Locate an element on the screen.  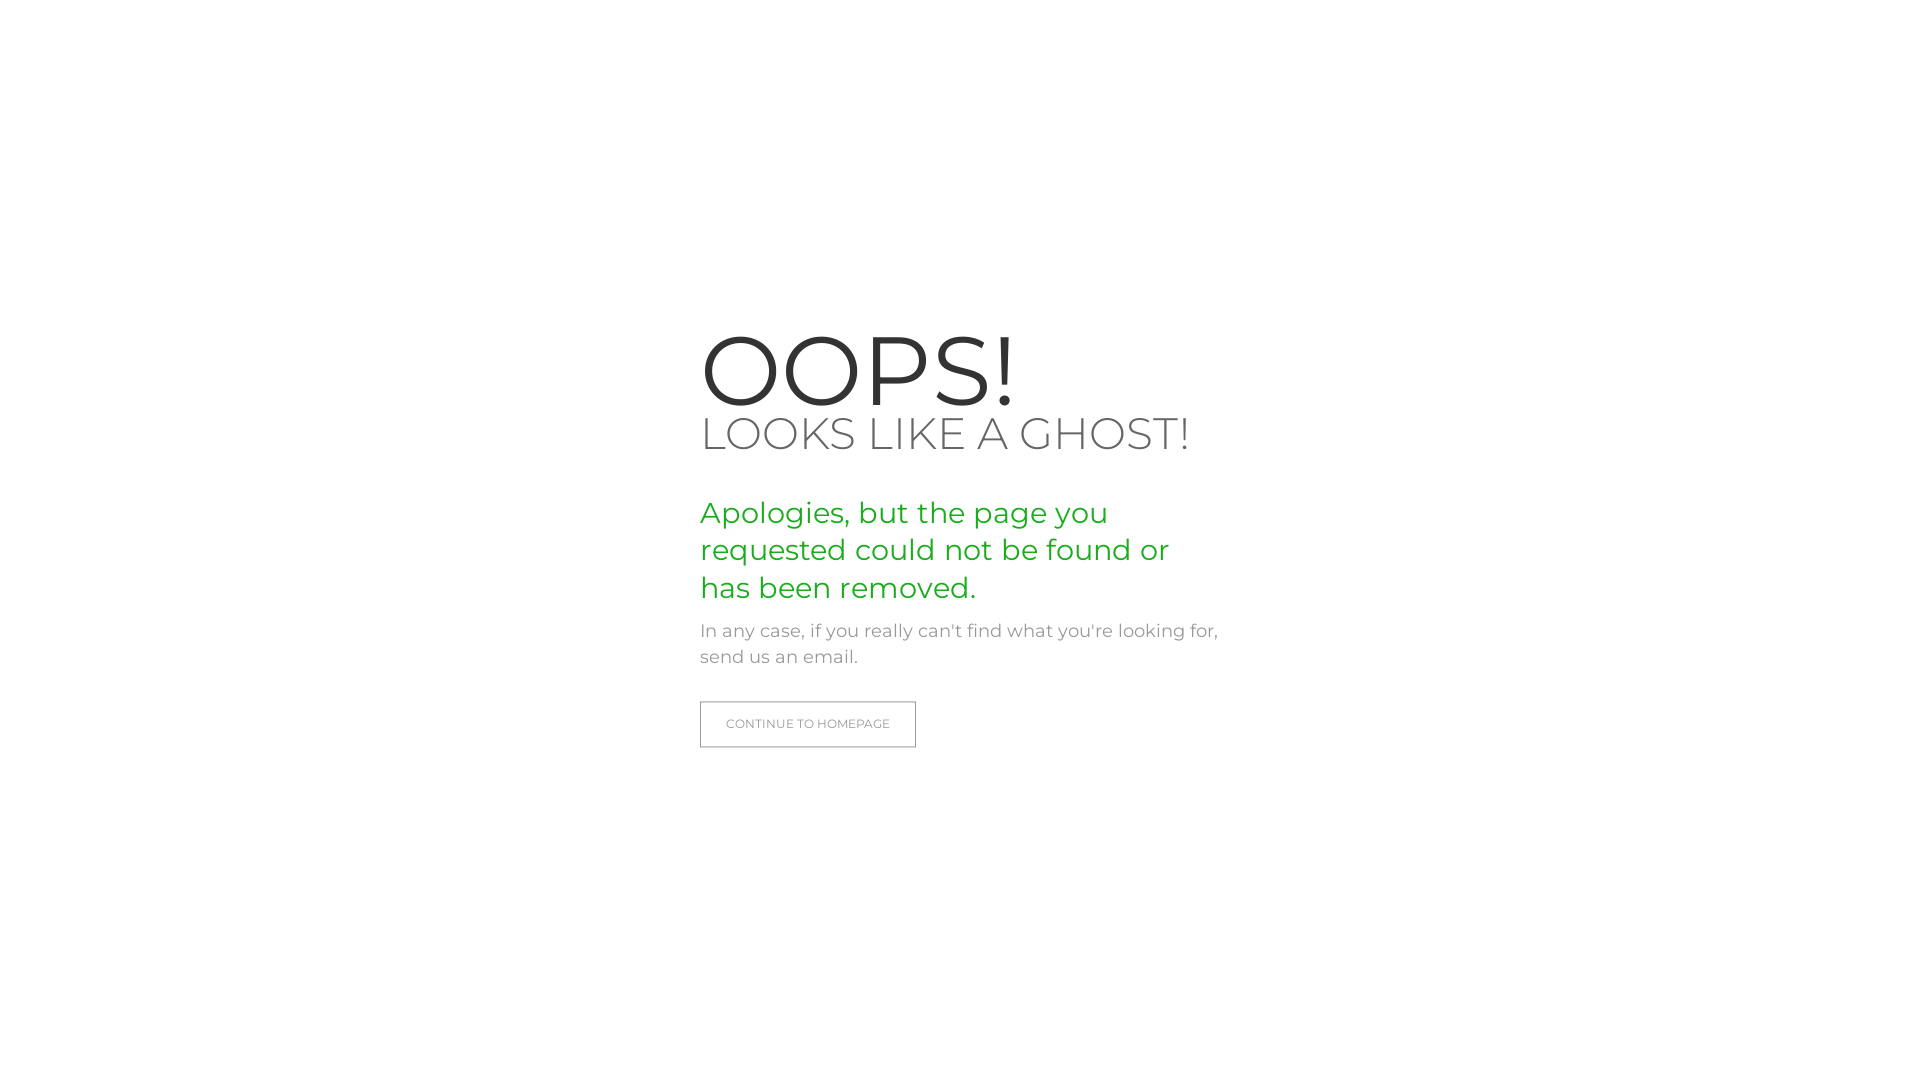
'CONTINUE TO HOMEPAGE' is located at coordinates (807, 725).